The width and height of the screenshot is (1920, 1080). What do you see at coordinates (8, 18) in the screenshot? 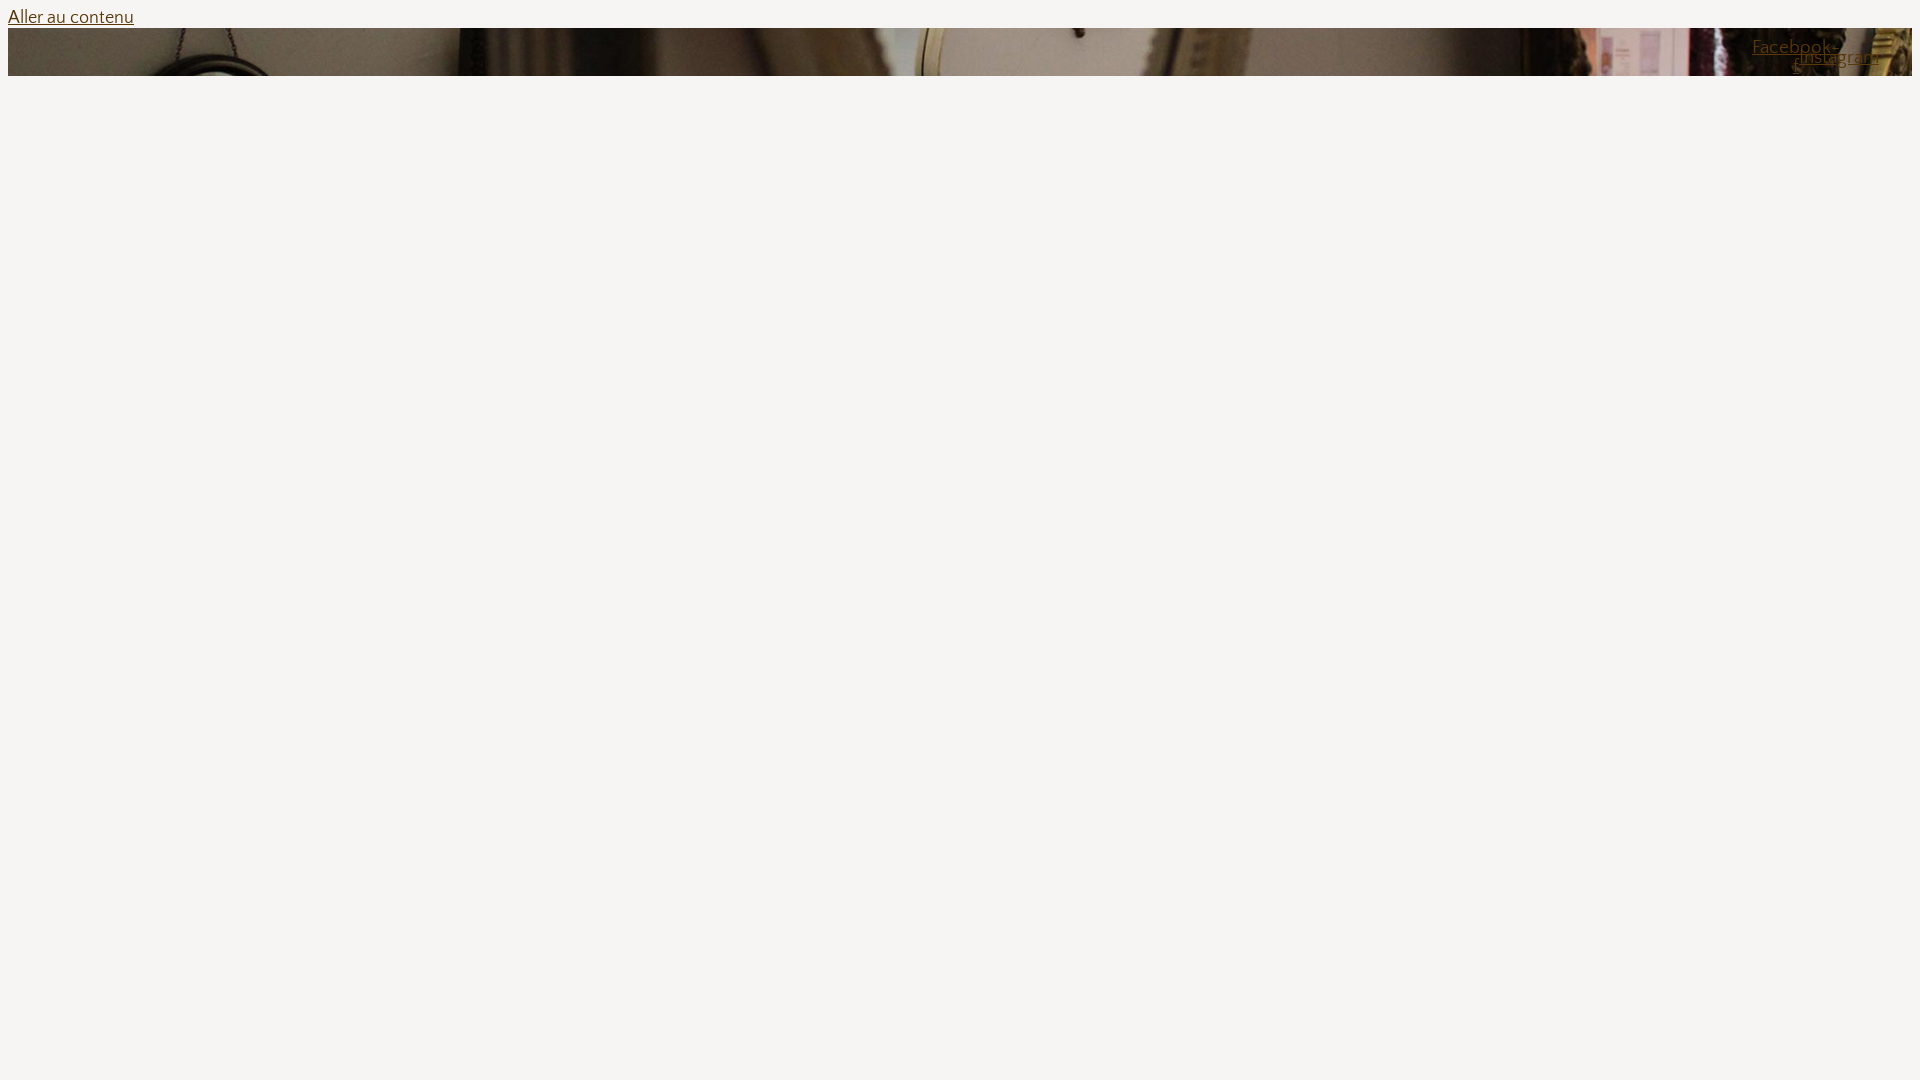
I see `'Aller au contenu'` at bounding box center [8, 18].